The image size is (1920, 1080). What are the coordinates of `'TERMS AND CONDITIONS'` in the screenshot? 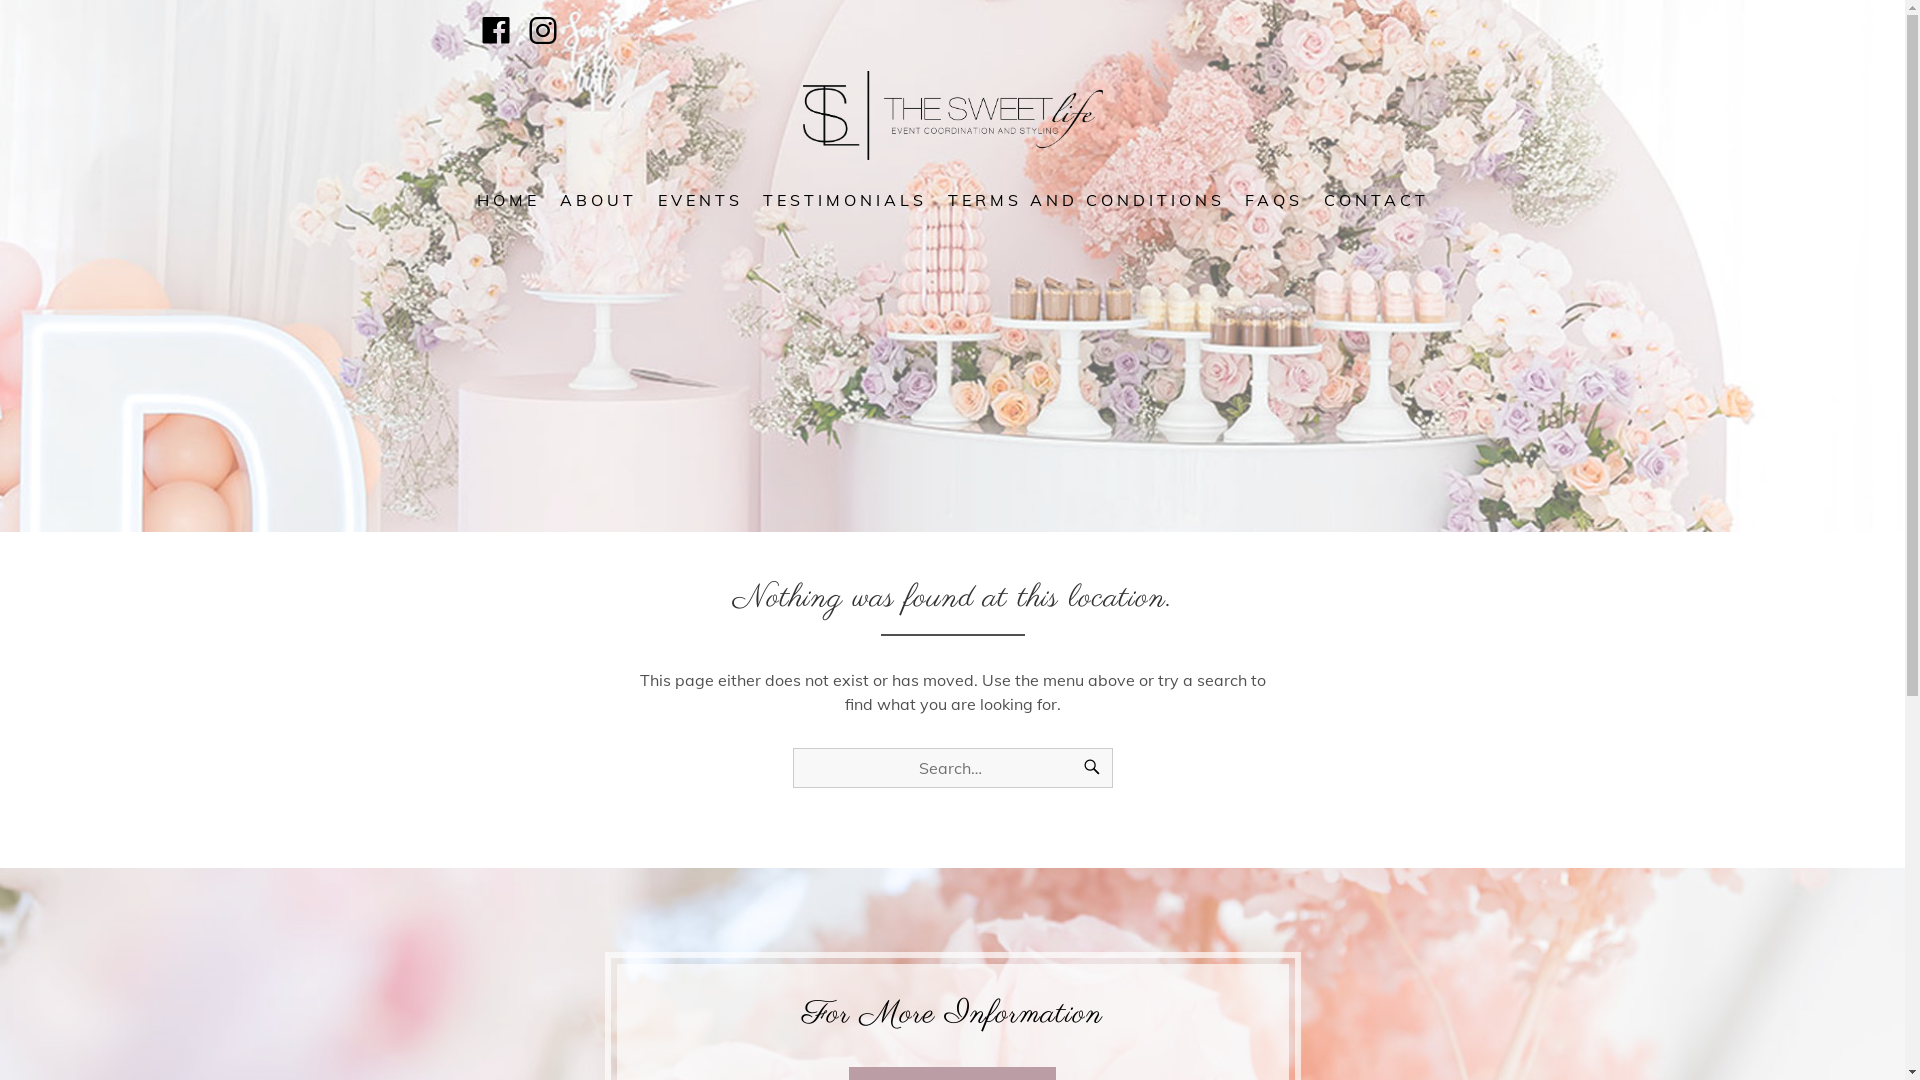 It's located at (1085, 200).